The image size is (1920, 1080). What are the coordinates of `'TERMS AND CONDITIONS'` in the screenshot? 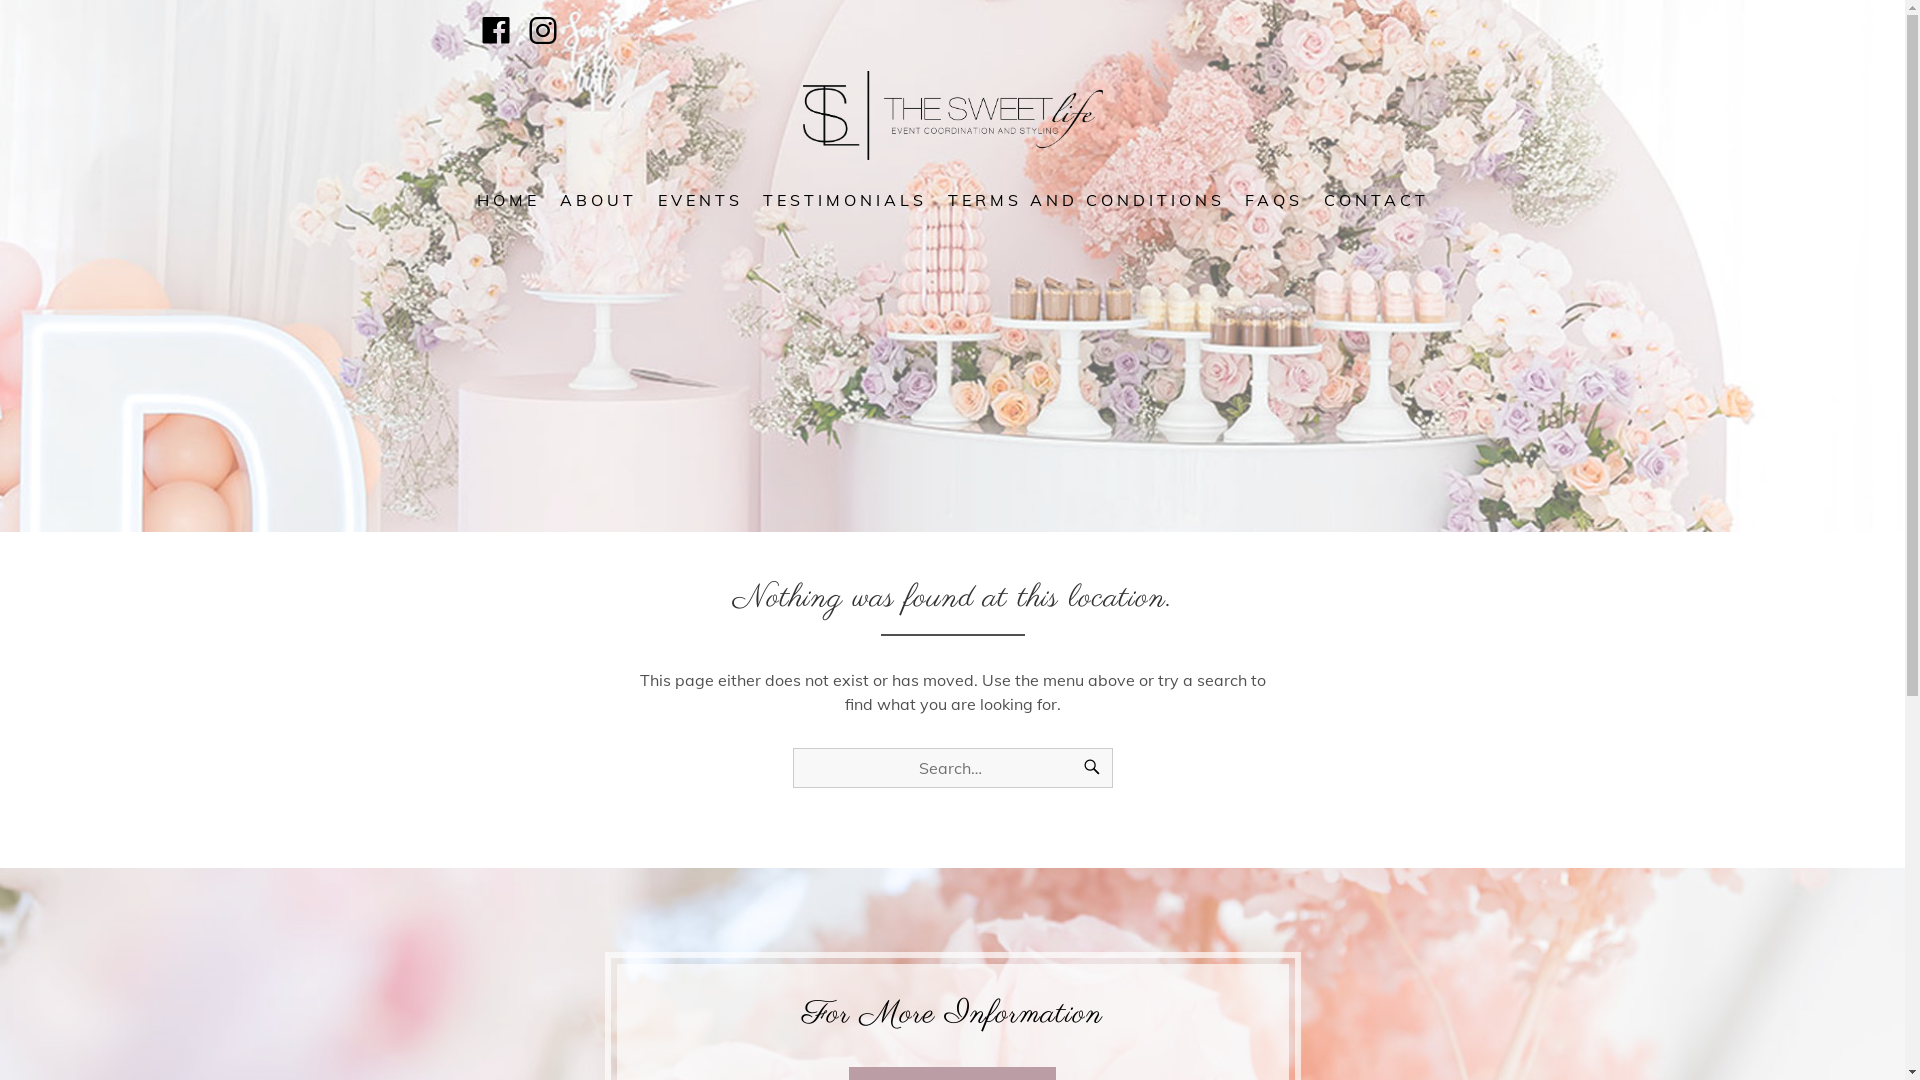 It's located at (1085, 200).